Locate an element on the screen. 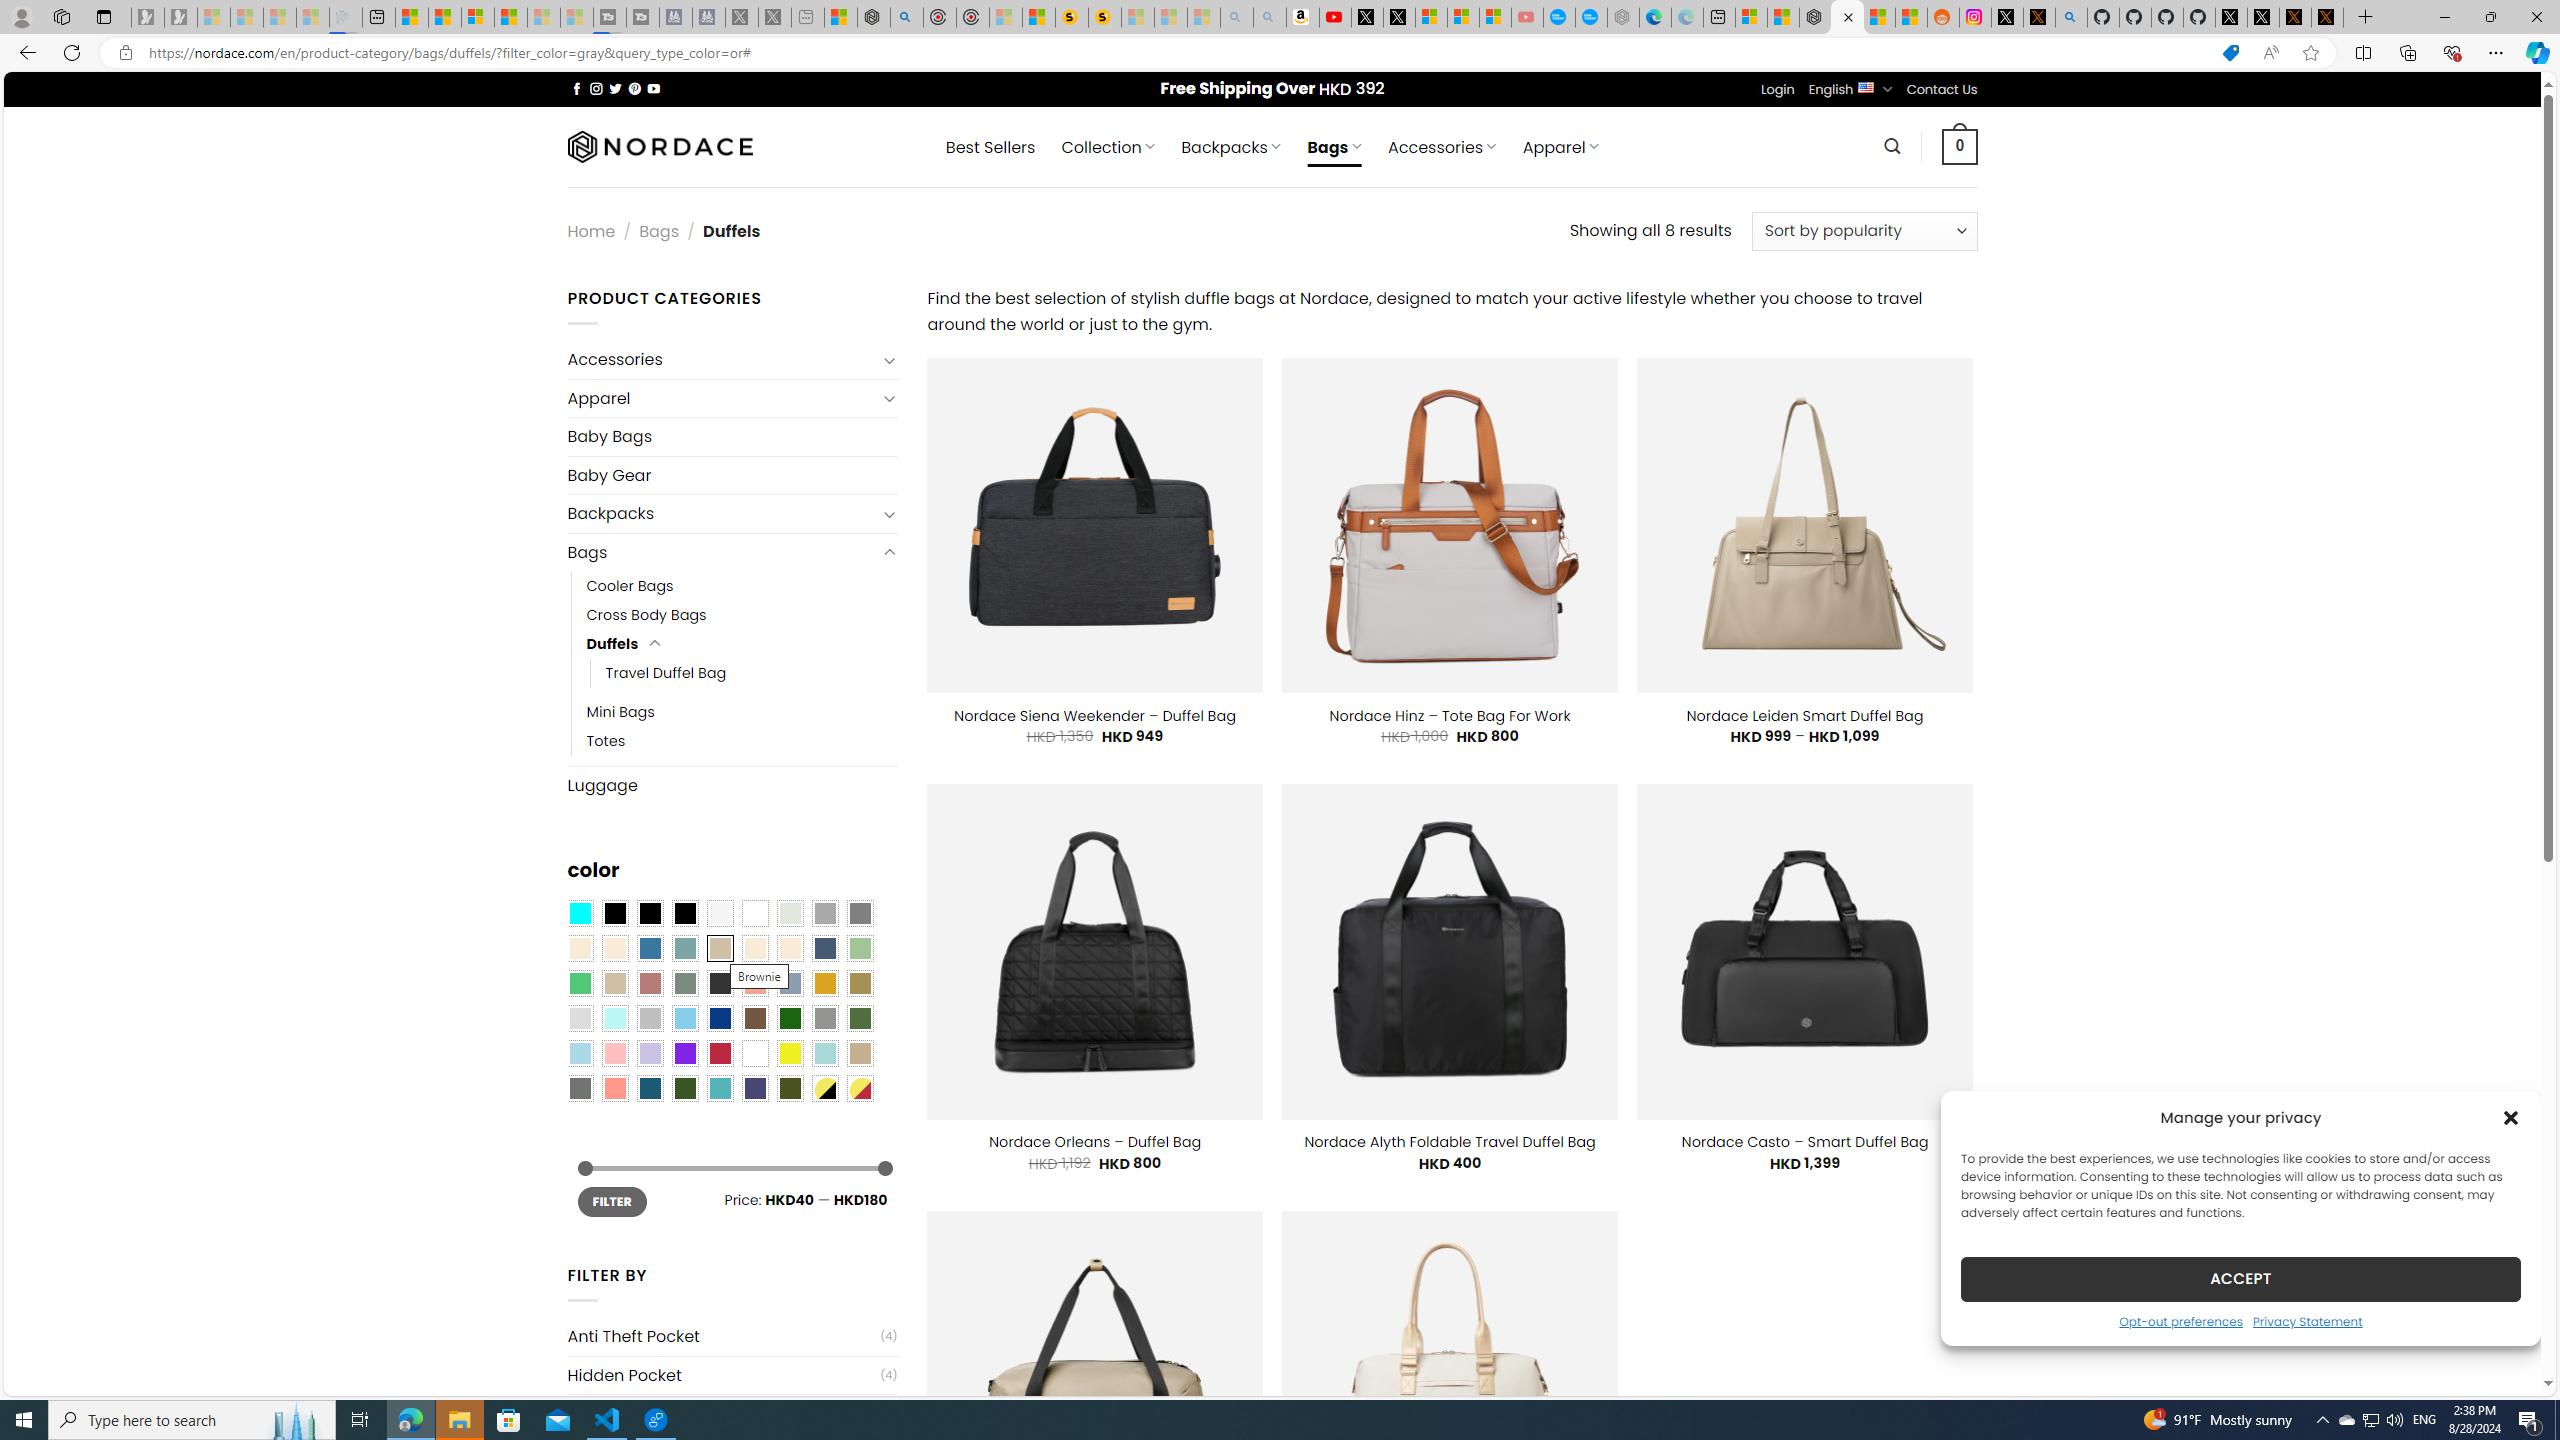  'Overview' is located at coordinates (476, 16).